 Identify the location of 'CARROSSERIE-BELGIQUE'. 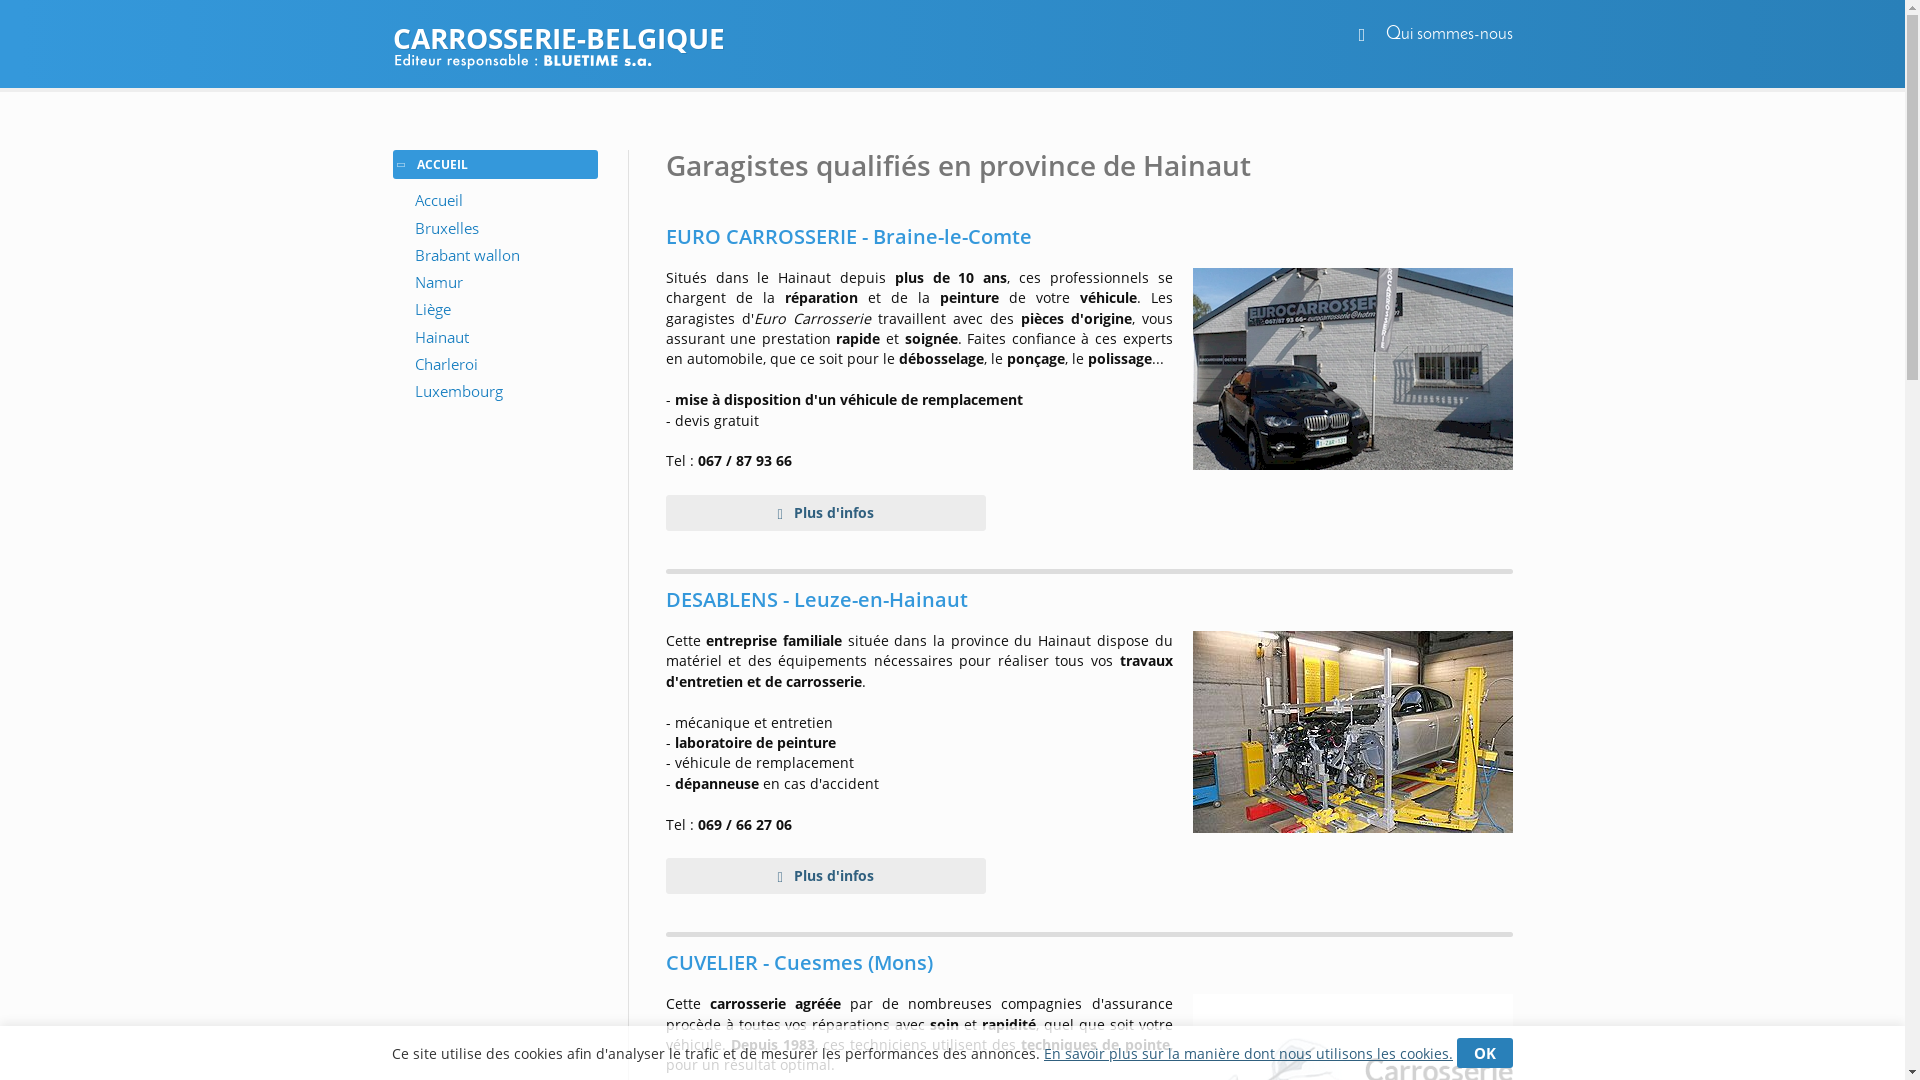
(950, 38).